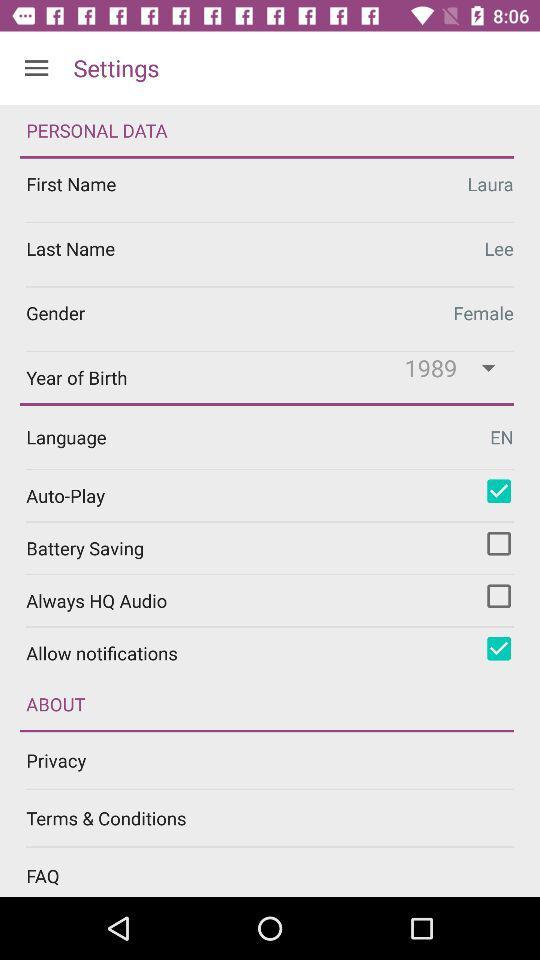 The height and width of the screenshot is (960, 540). I want to click on switch autoplay option, so click(498, 490).